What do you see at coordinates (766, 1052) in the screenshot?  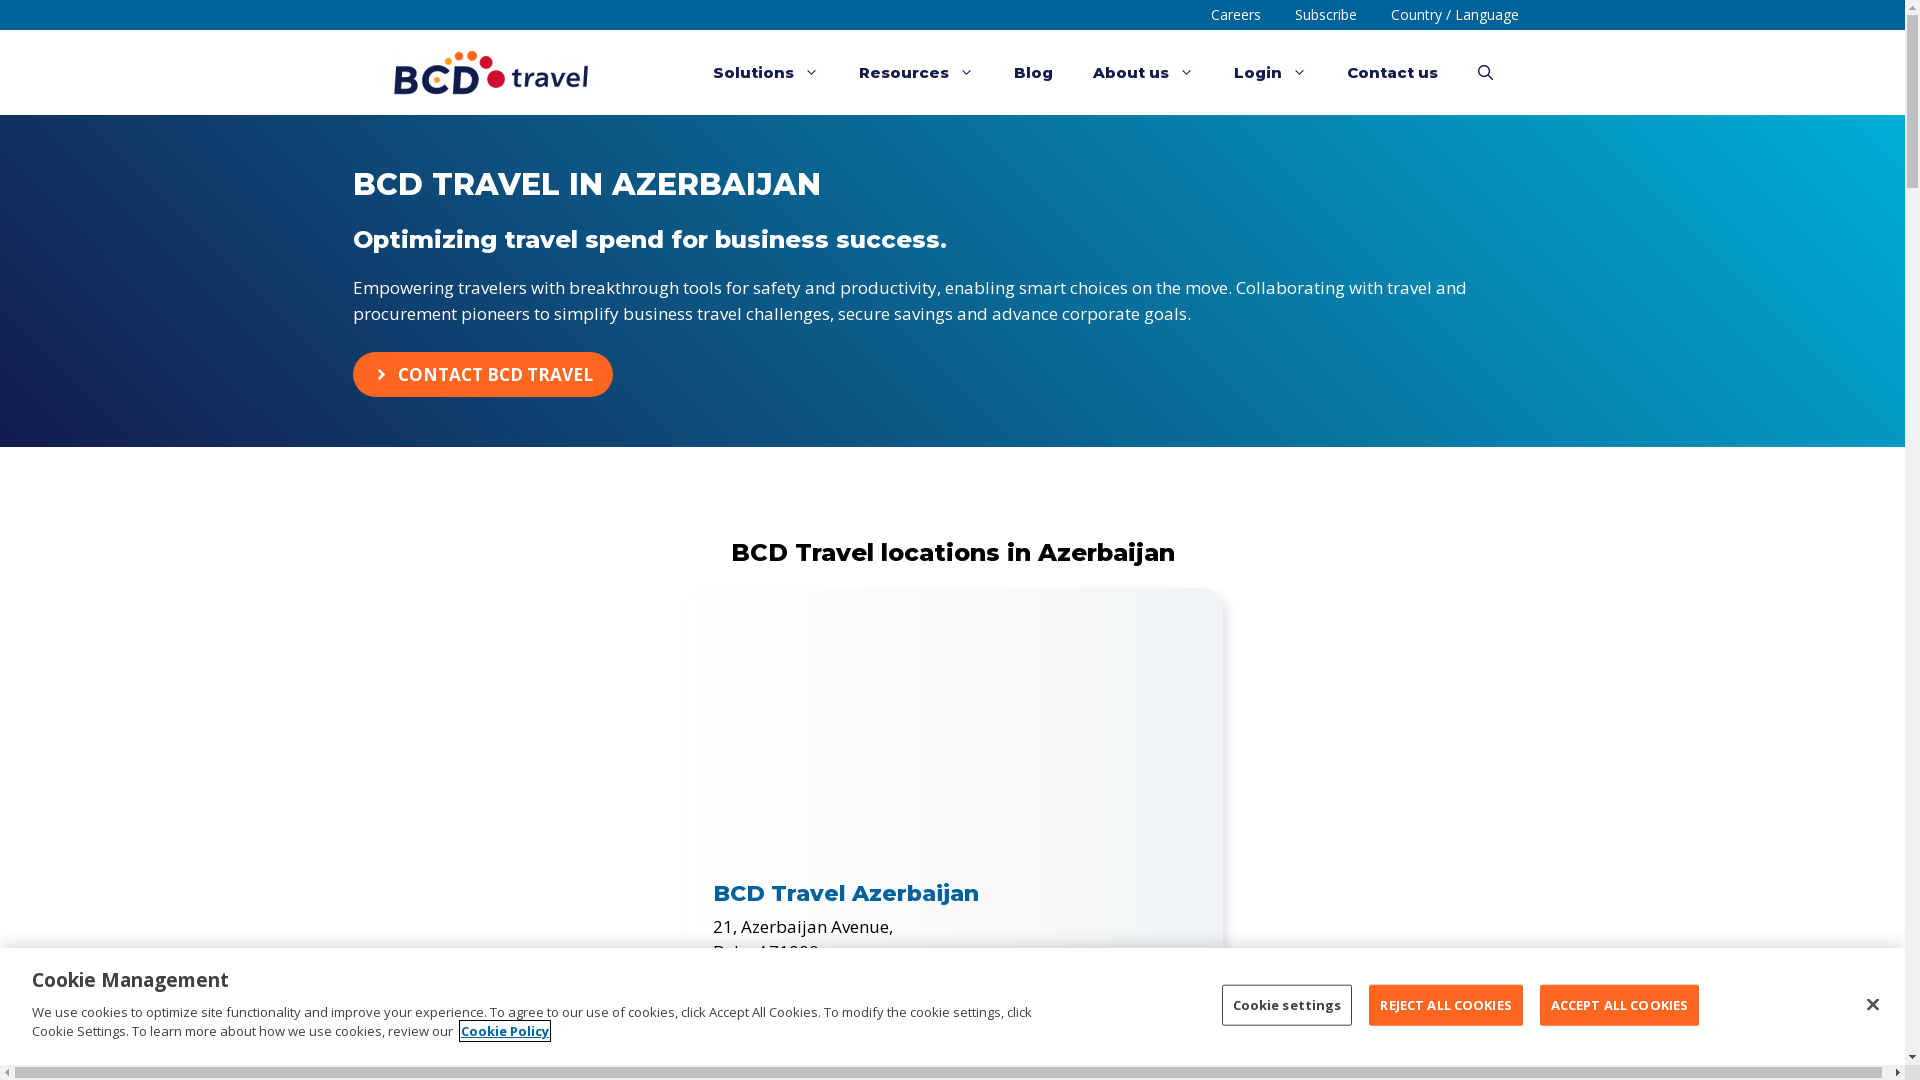 I see `'Get Directions'` at bounding box center [766, 1052].